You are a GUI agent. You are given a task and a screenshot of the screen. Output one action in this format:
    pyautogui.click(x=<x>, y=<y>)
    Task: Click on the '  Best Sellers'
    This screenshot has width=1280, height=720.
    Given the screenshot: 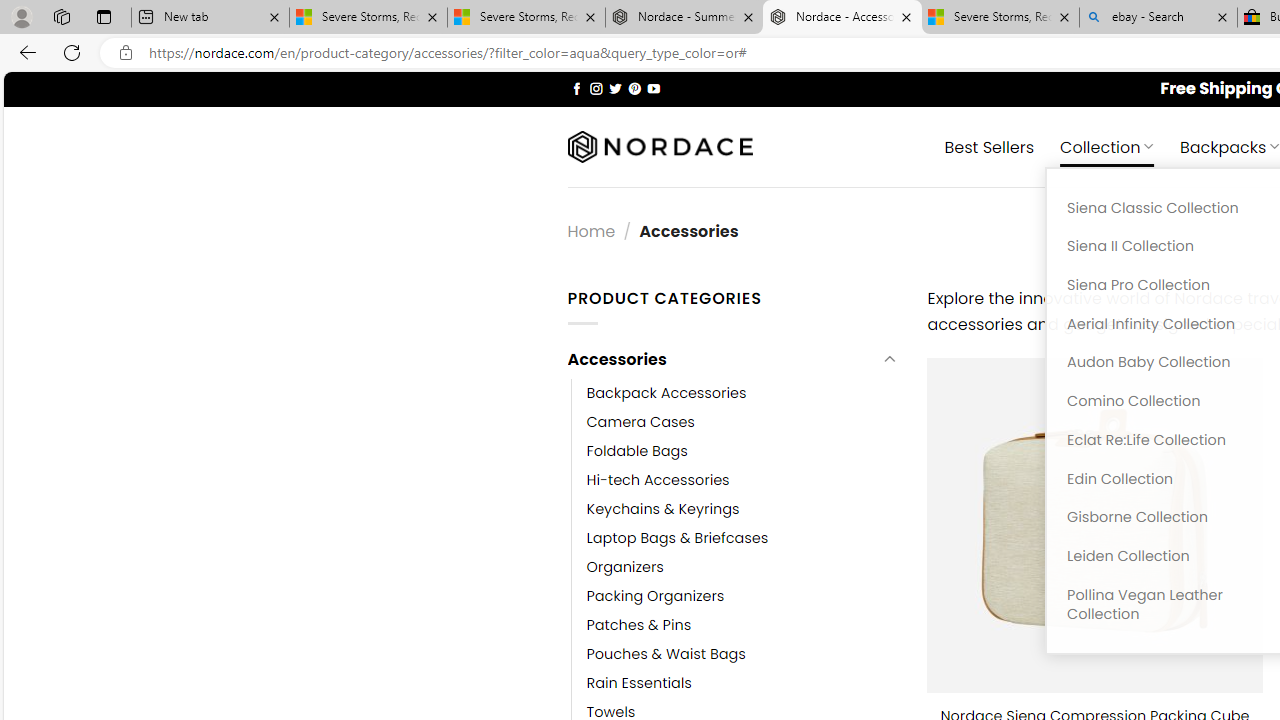 What is the action you would take?
    pyautogui.click(x=990, y=145)
    